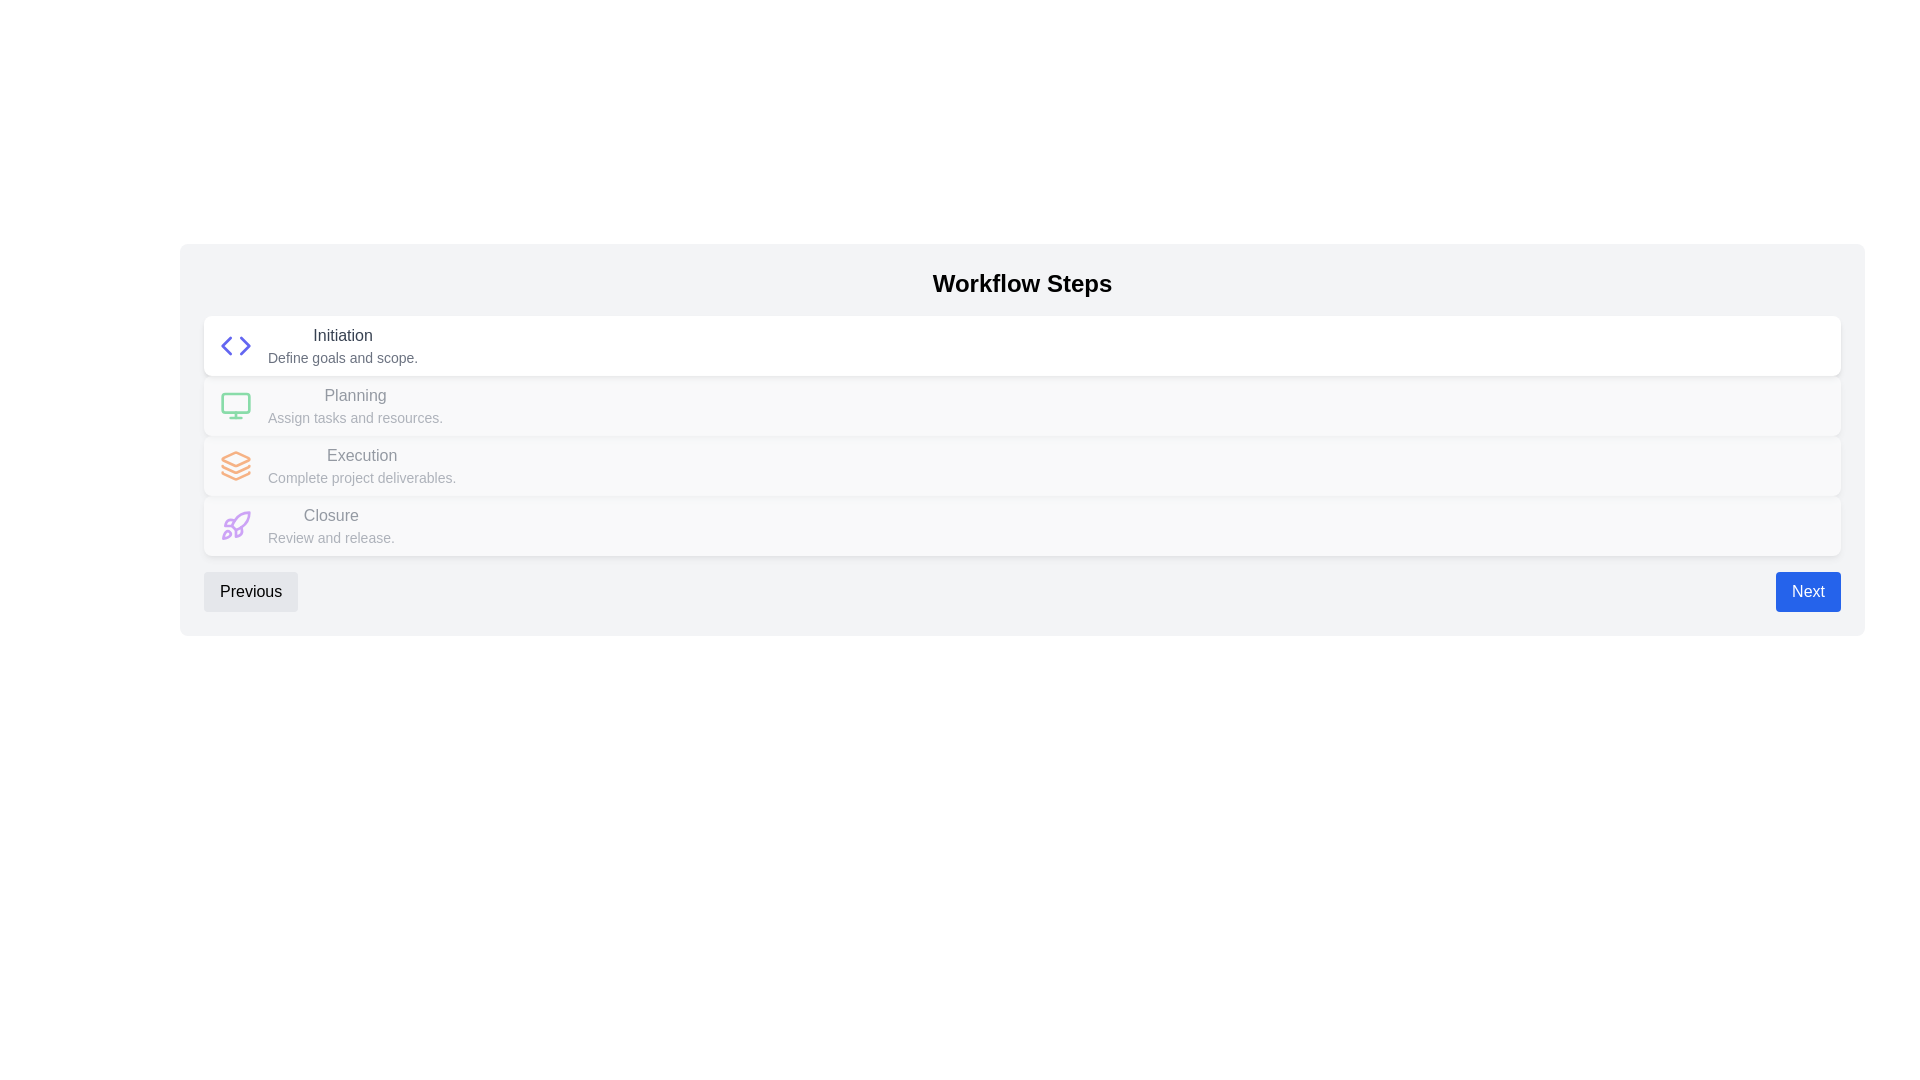 This screenshot has width=1920, height=1080. What do you see at coordinates (343, 357) in the screenshot?
I see `text label providing supplementary information for the 'Initiation' step in the 'Workflow Steps' interface, located directly under the text 'Initiation'` at bounding box center [343, 357].